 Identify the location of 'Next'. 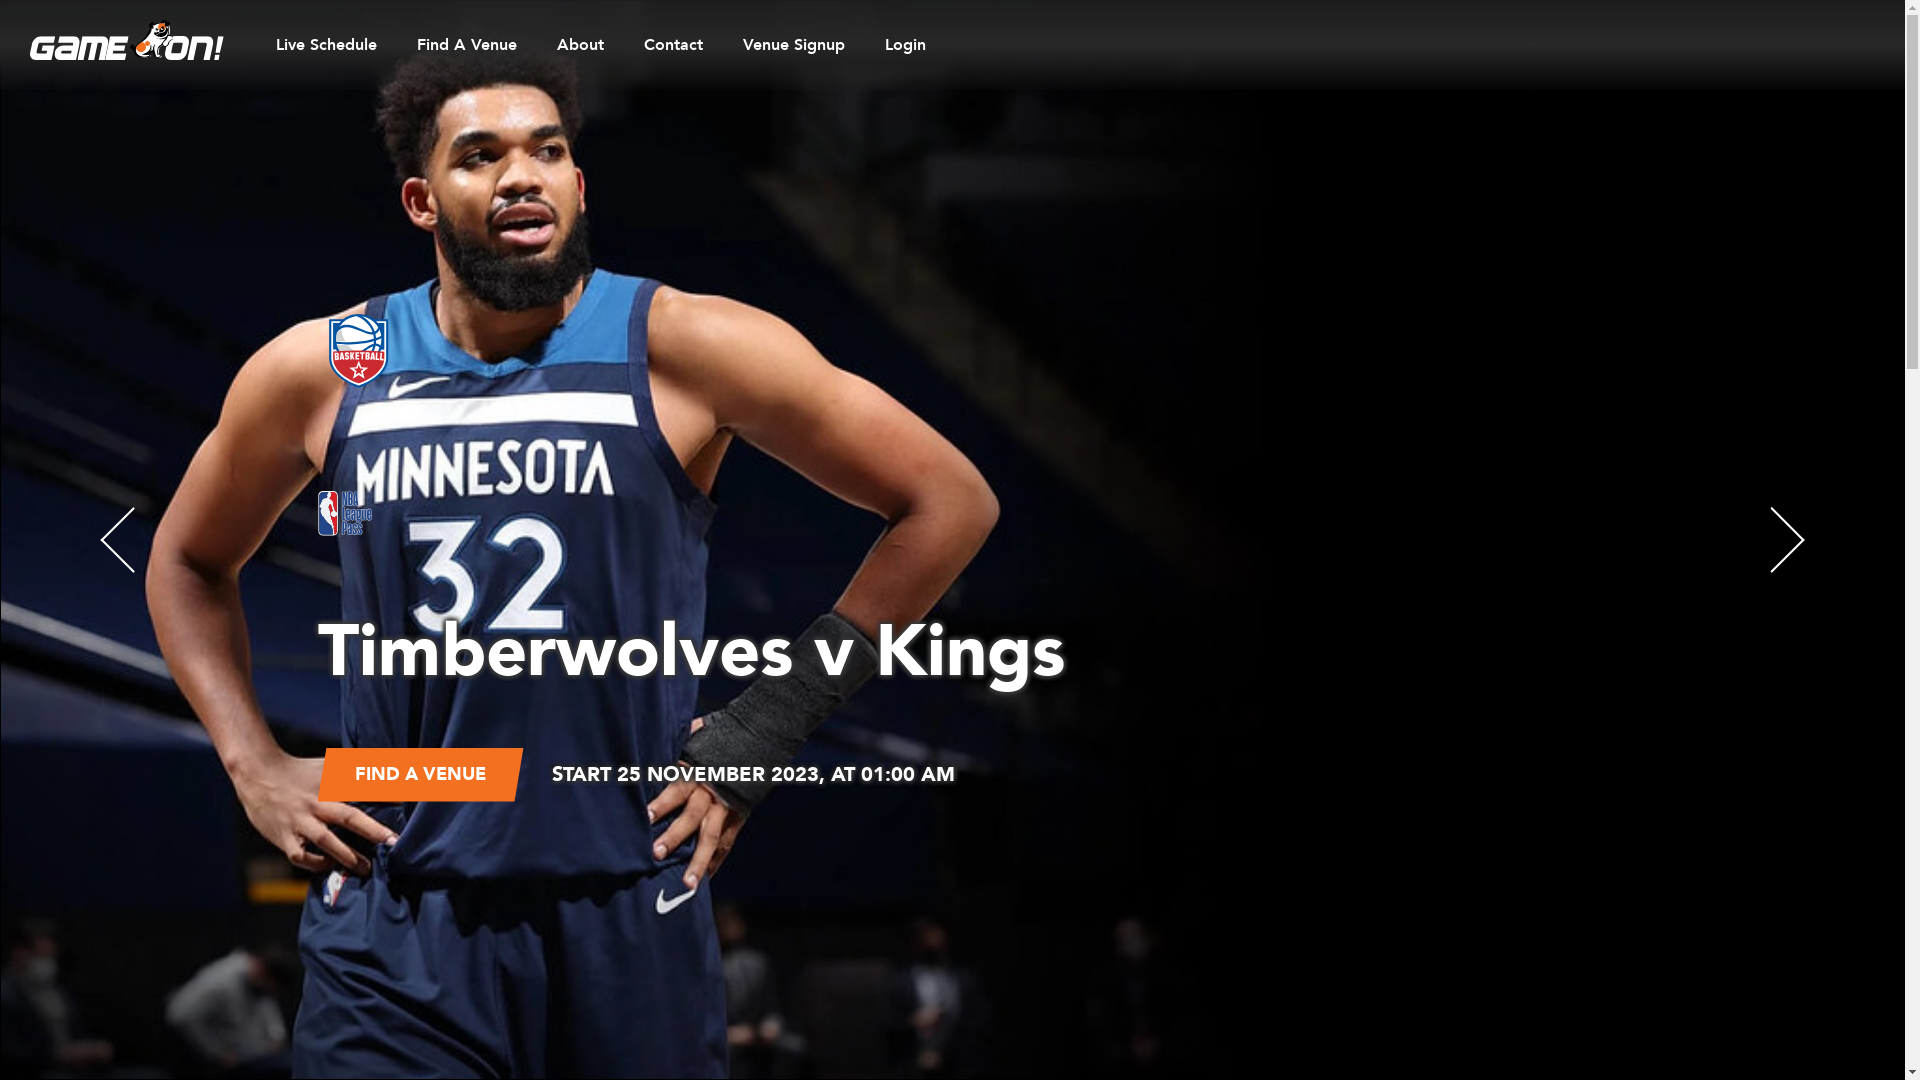
(1787, 540).